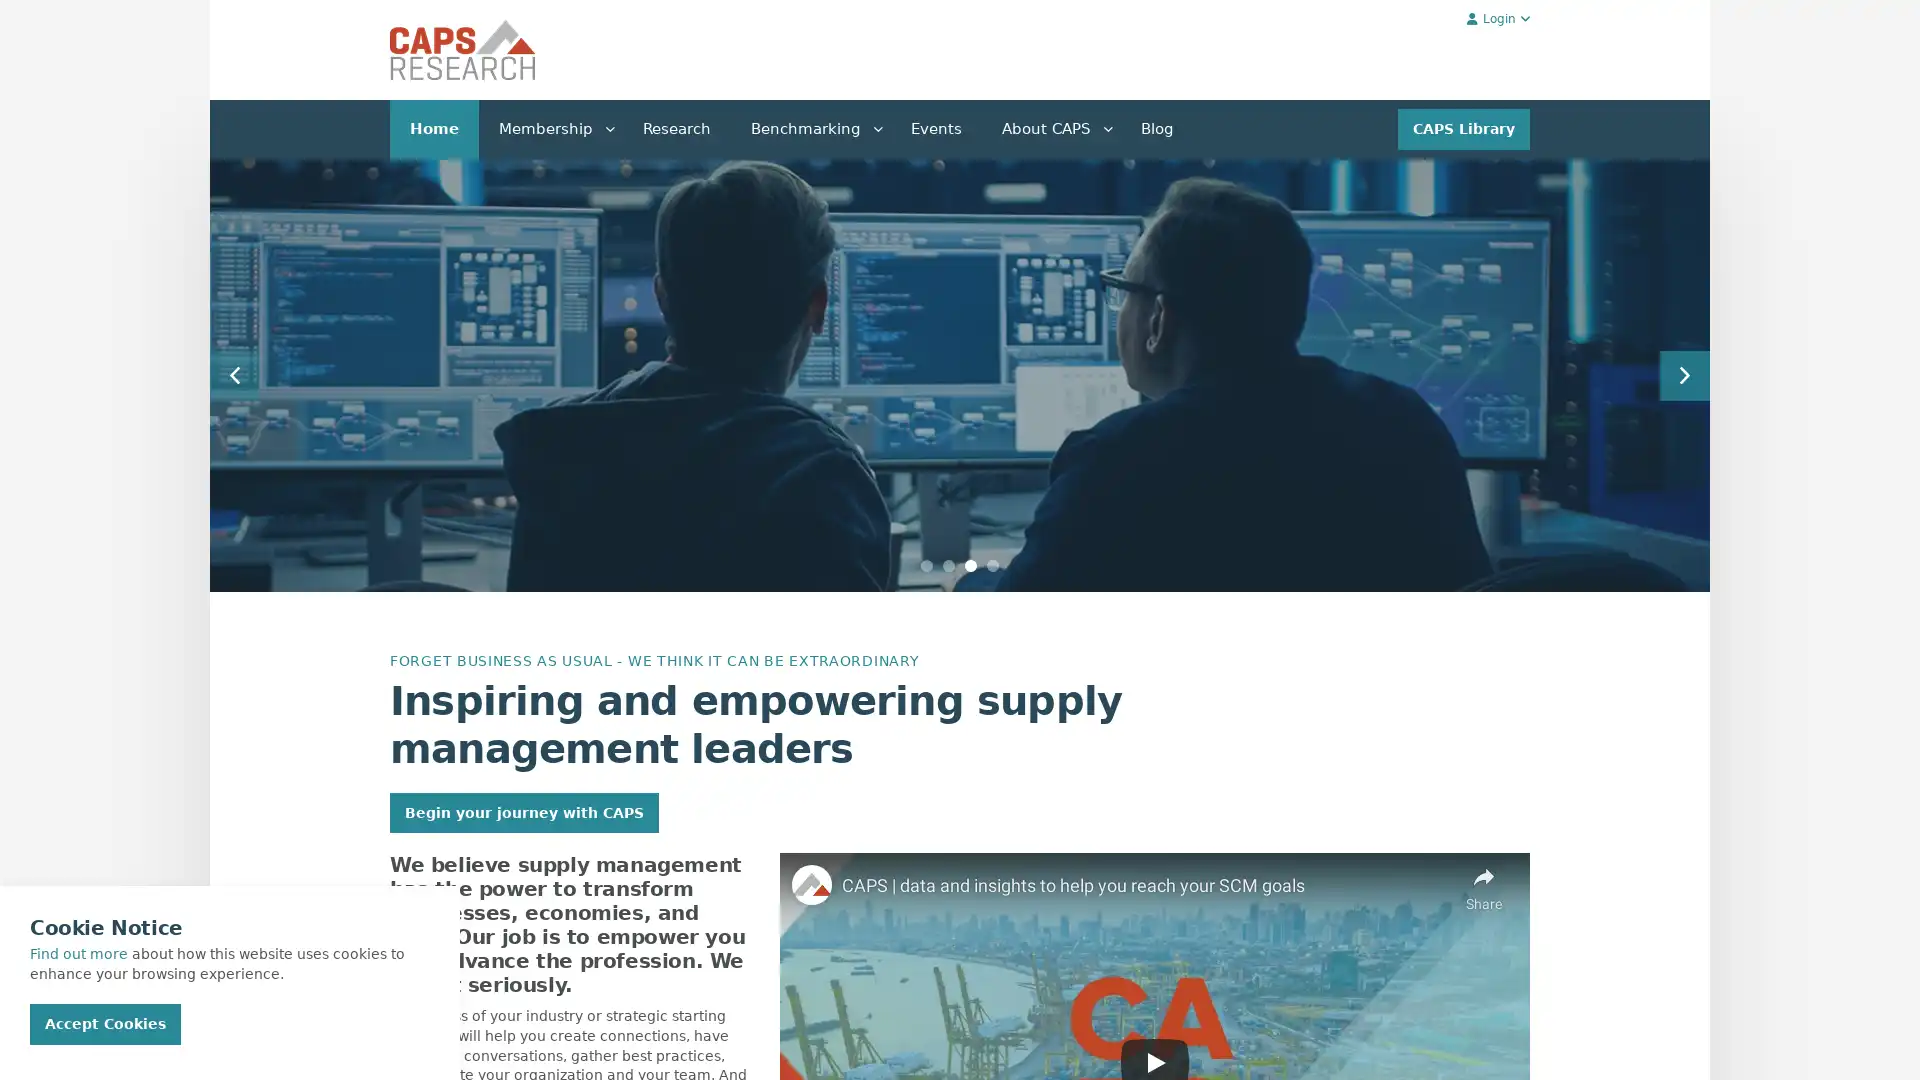 The image size is (1920, 1080). What do you see at coordinates (993, 566) in the screenshot?
I see `4` at bounding box center [993, 566].